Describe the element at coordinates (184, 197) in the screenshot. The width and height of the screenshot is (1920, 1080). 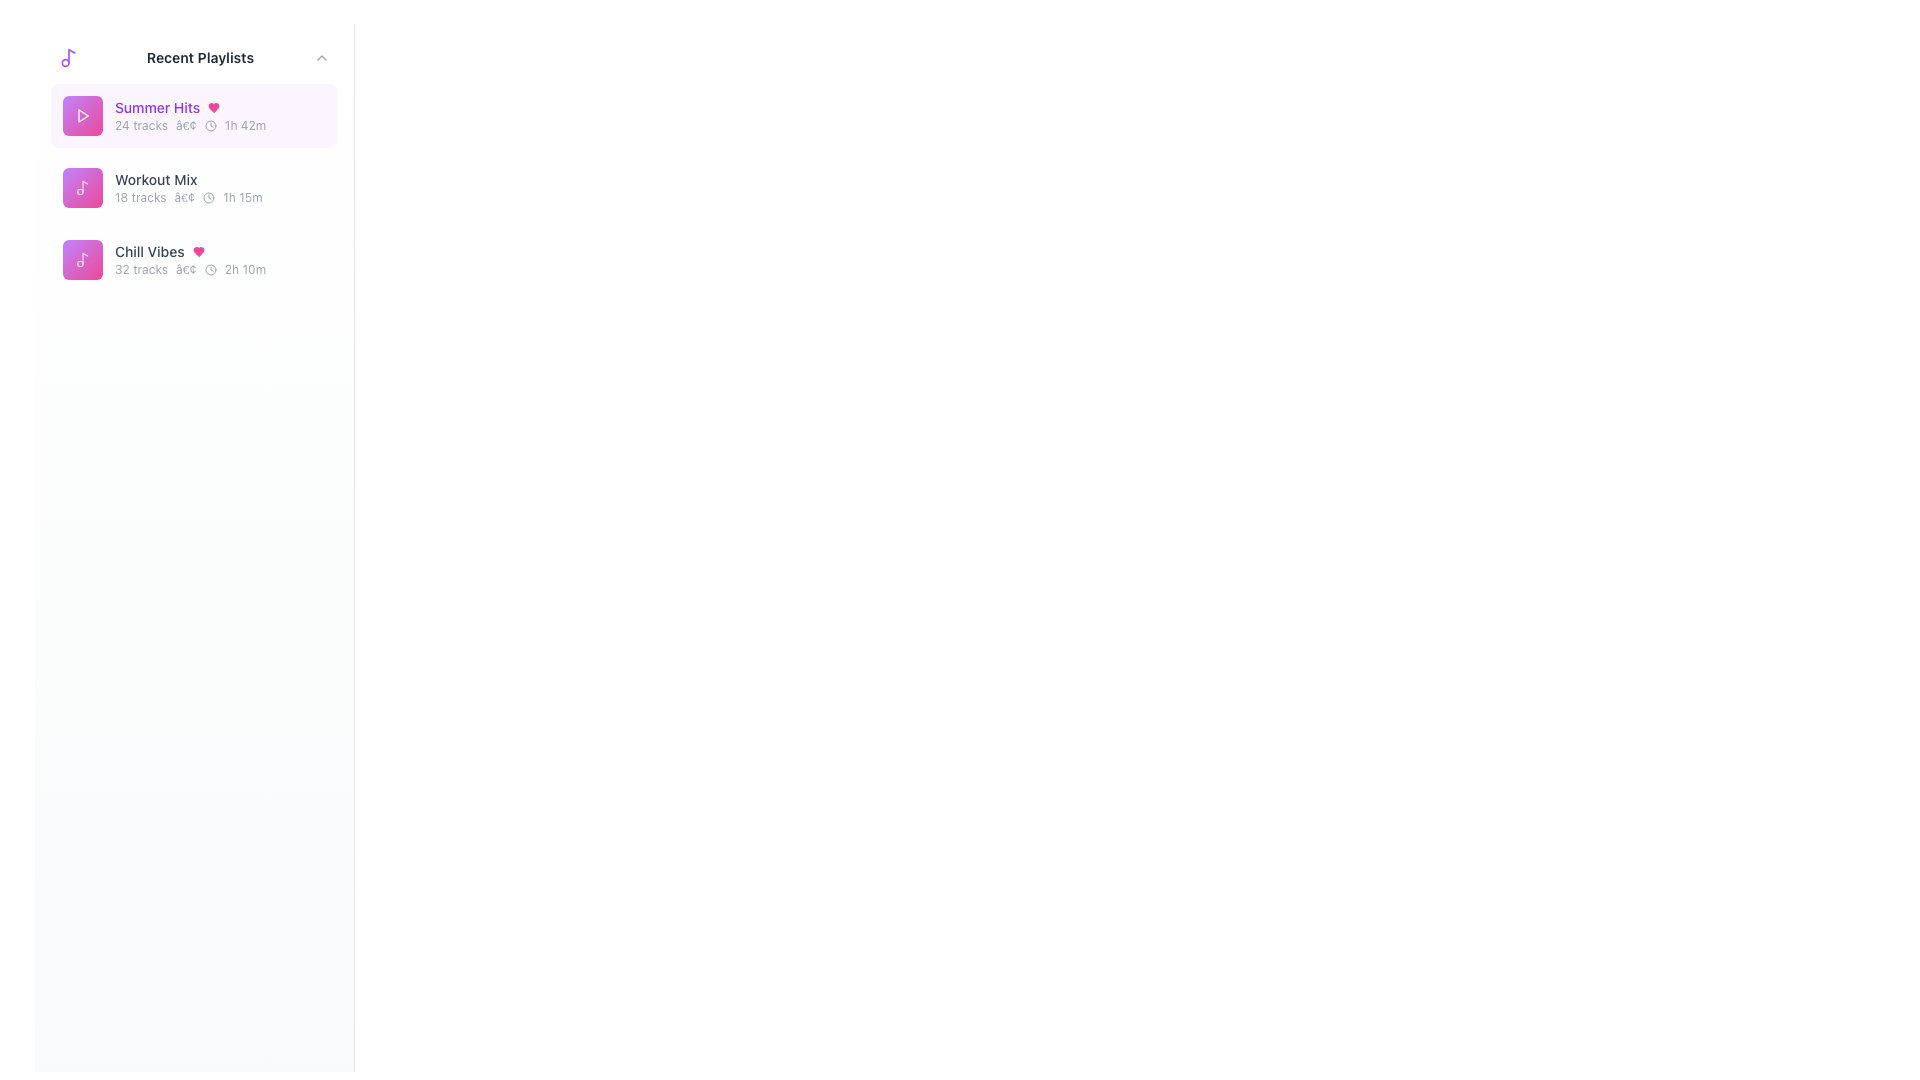
I see `the textual indicator or bullet point that separates the '18 tracks' label and the clock icon in the second playlist entry` at that location.